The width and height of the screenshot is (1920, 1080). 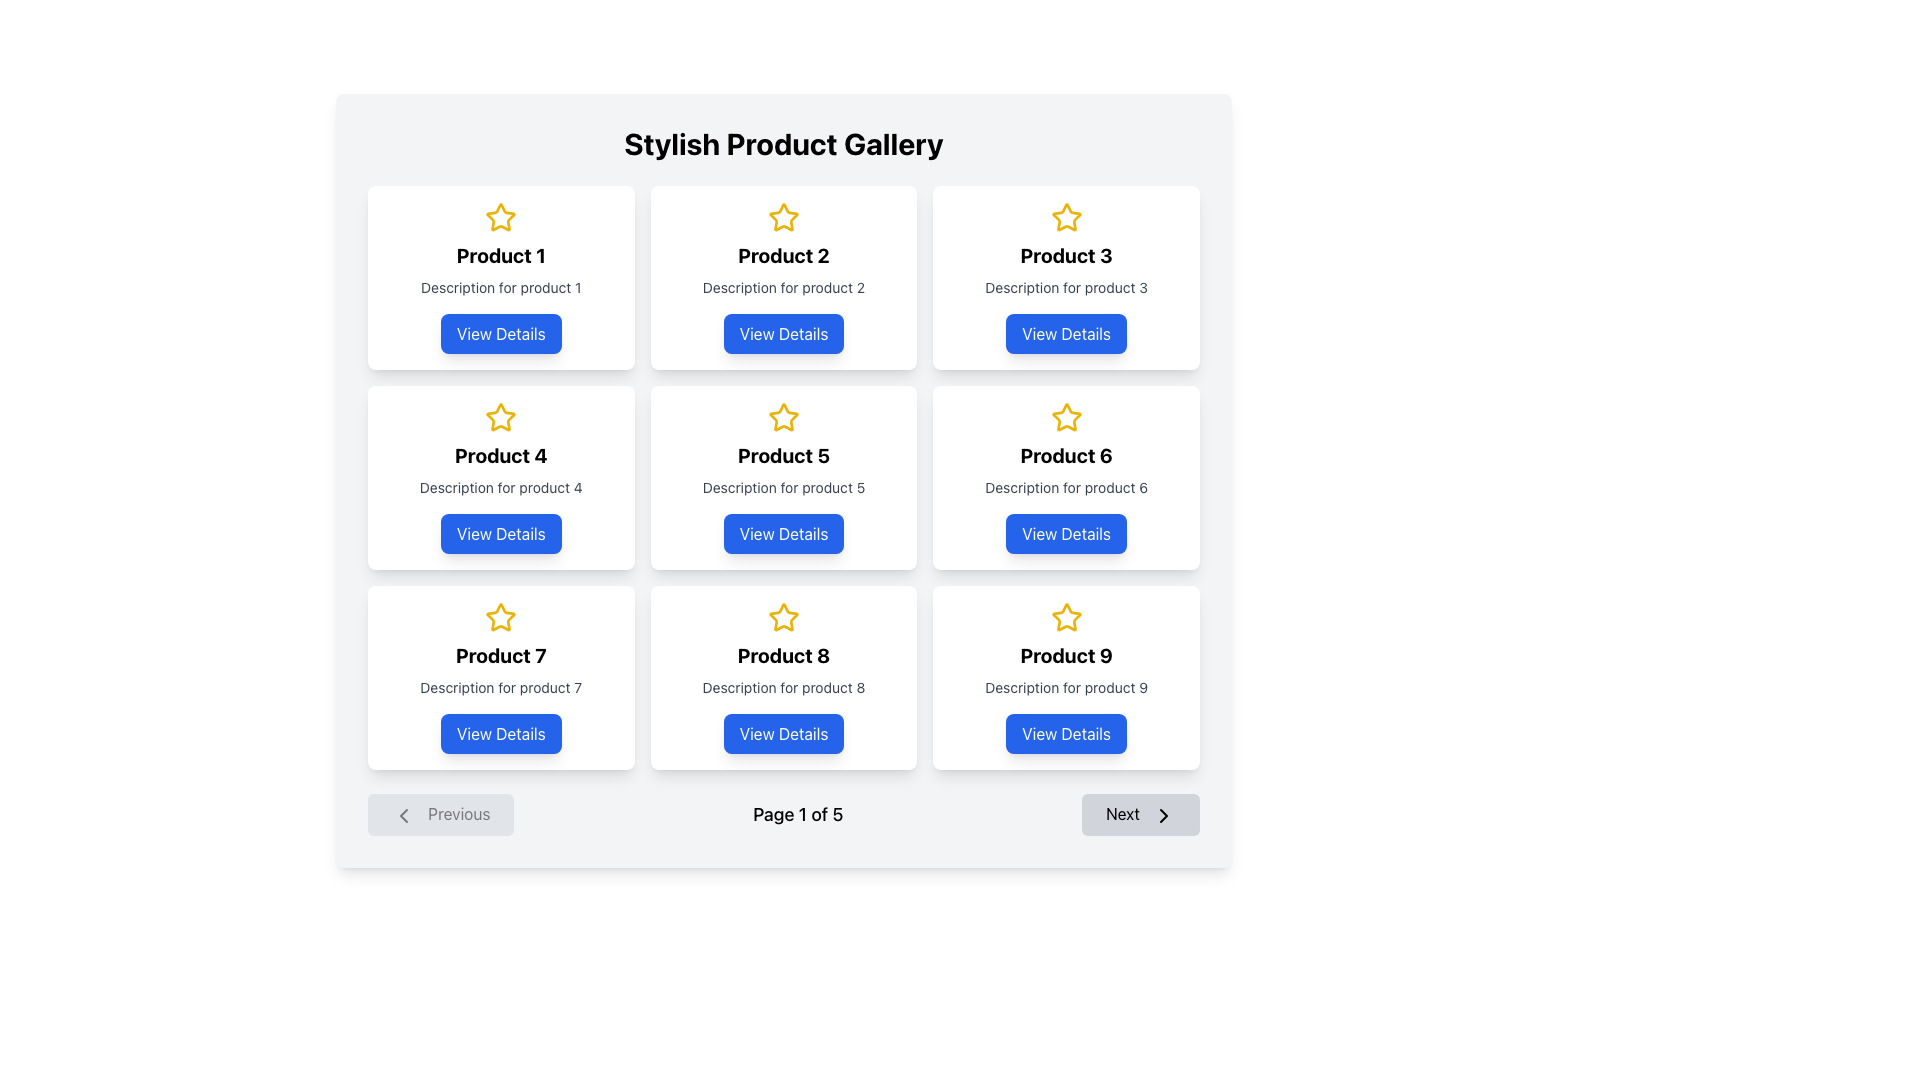 I want to click on the star icon with a yellow outline and a white center, which is located above the 'Product 3' card in the top-right corner of the product grid, so click(x=1065, y=217).